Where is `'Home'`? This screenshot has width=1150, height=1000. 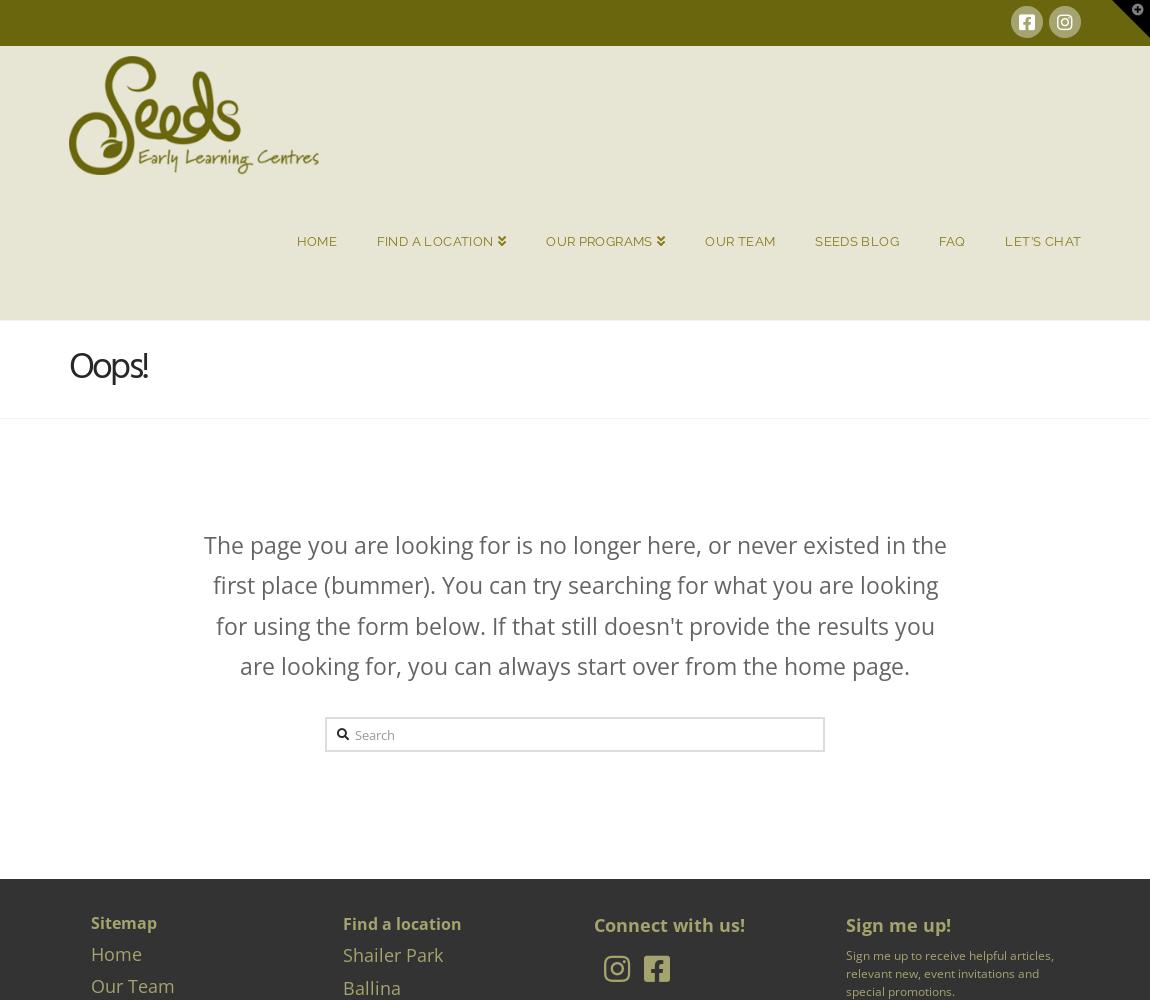 'Home' is located at coordinates (115, 952).